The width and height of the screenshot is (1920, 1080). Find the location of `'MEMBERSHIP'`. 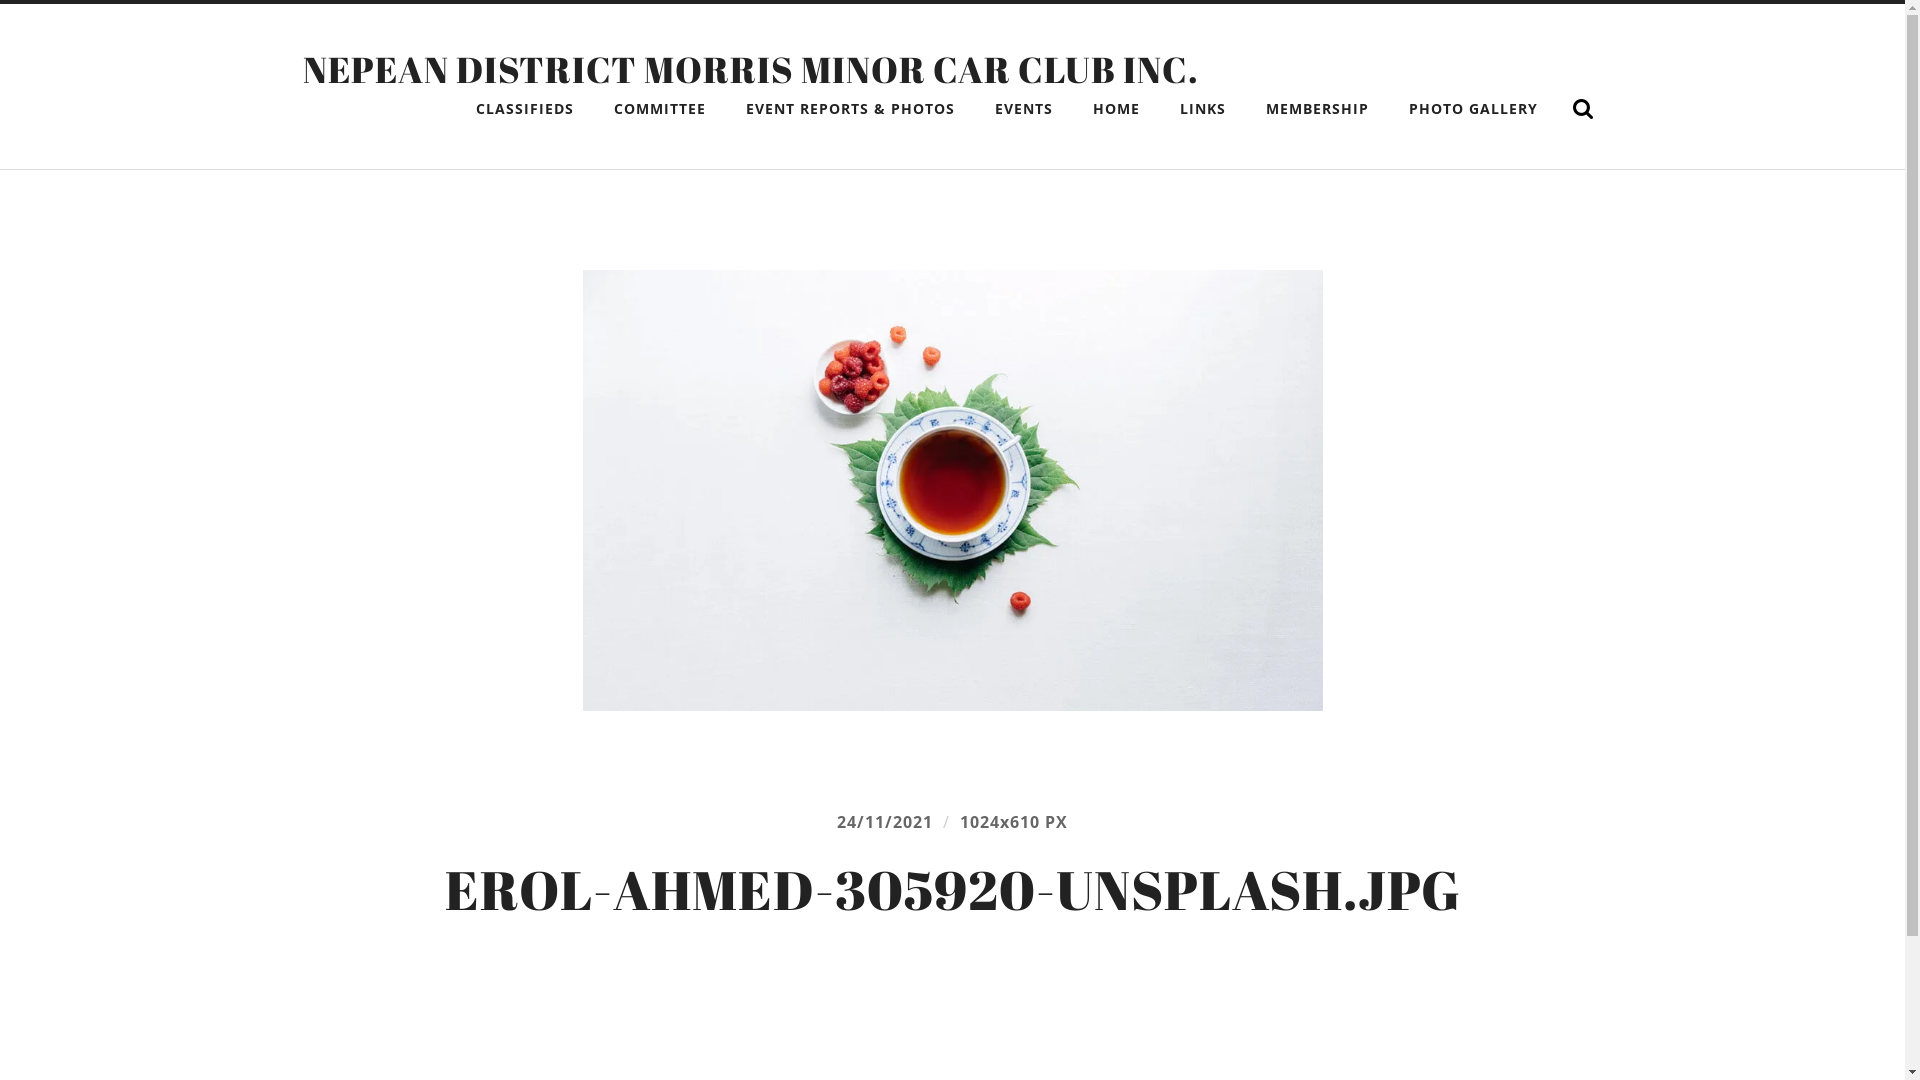

'MEMBERSHIP' is located at coordinates (1316, 108).